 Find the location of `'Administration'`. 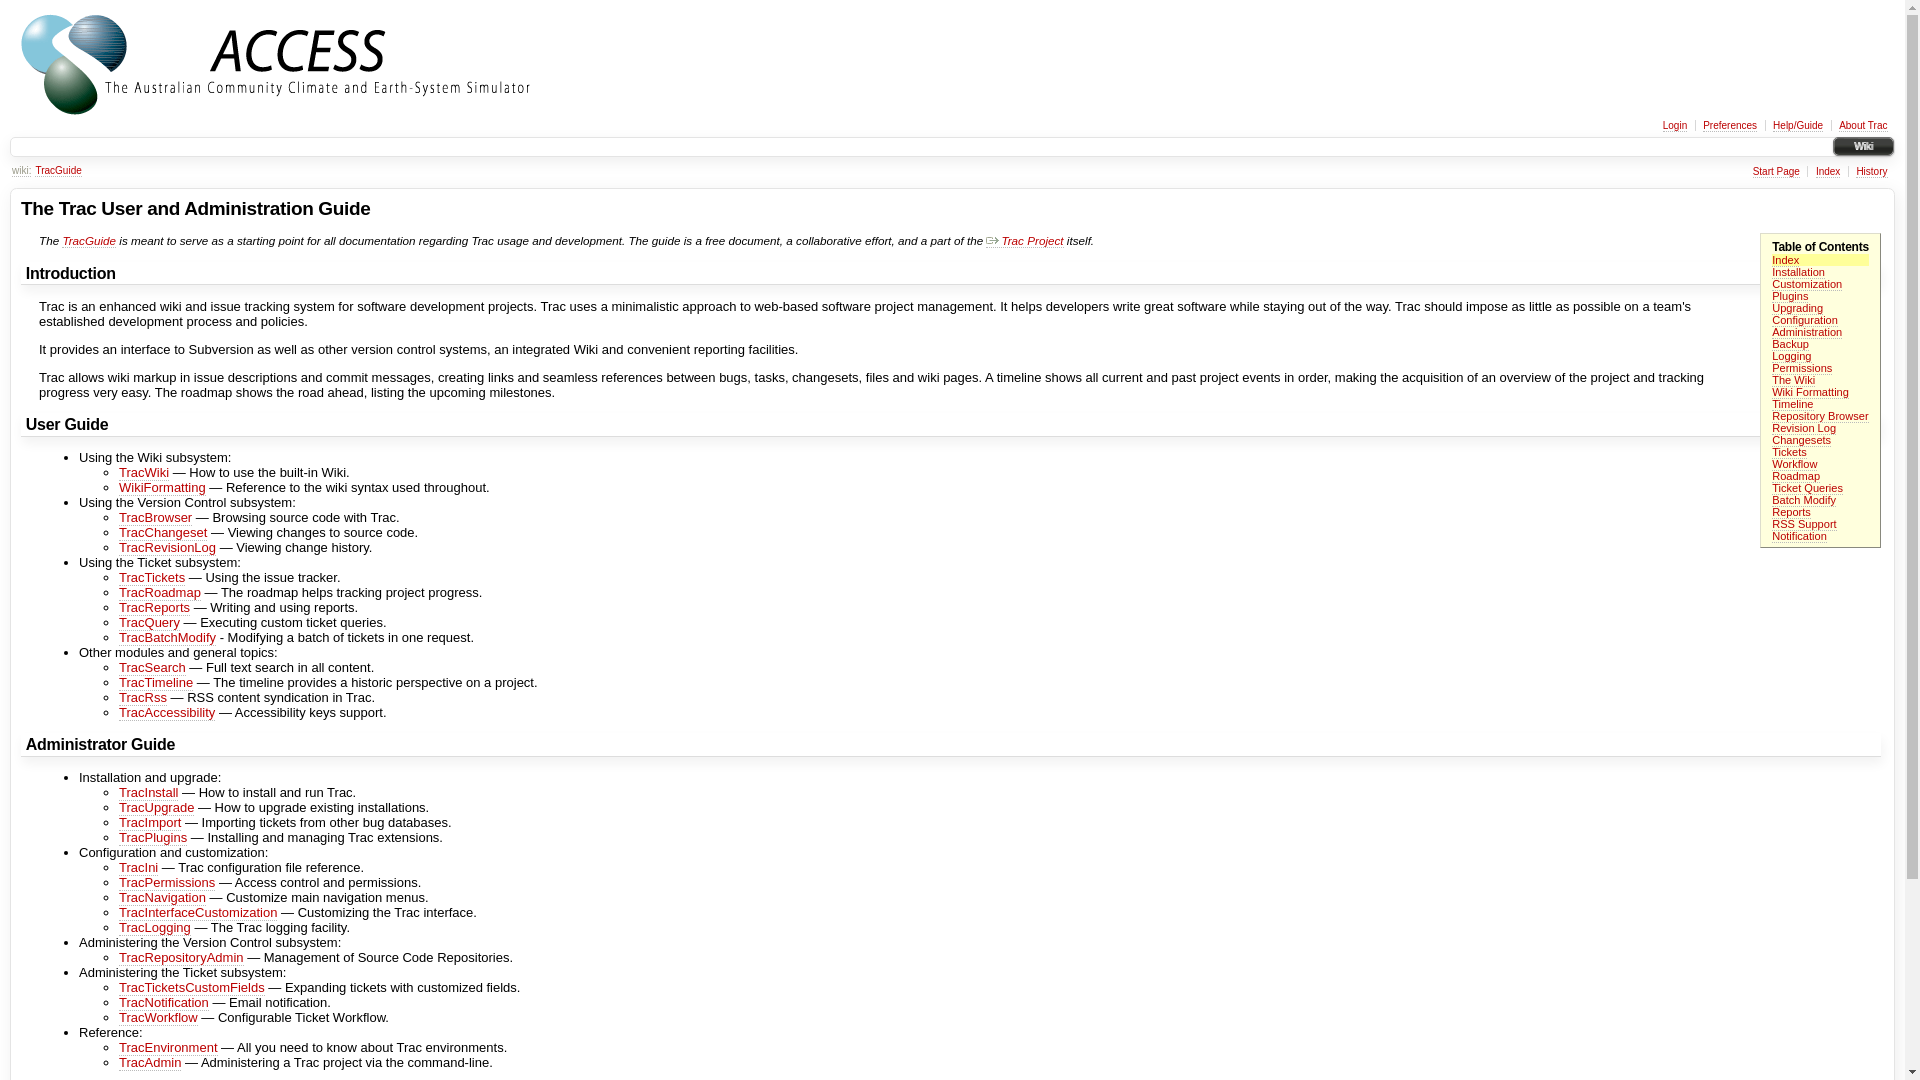

'Administration' is located at coordinates (1771, 331).